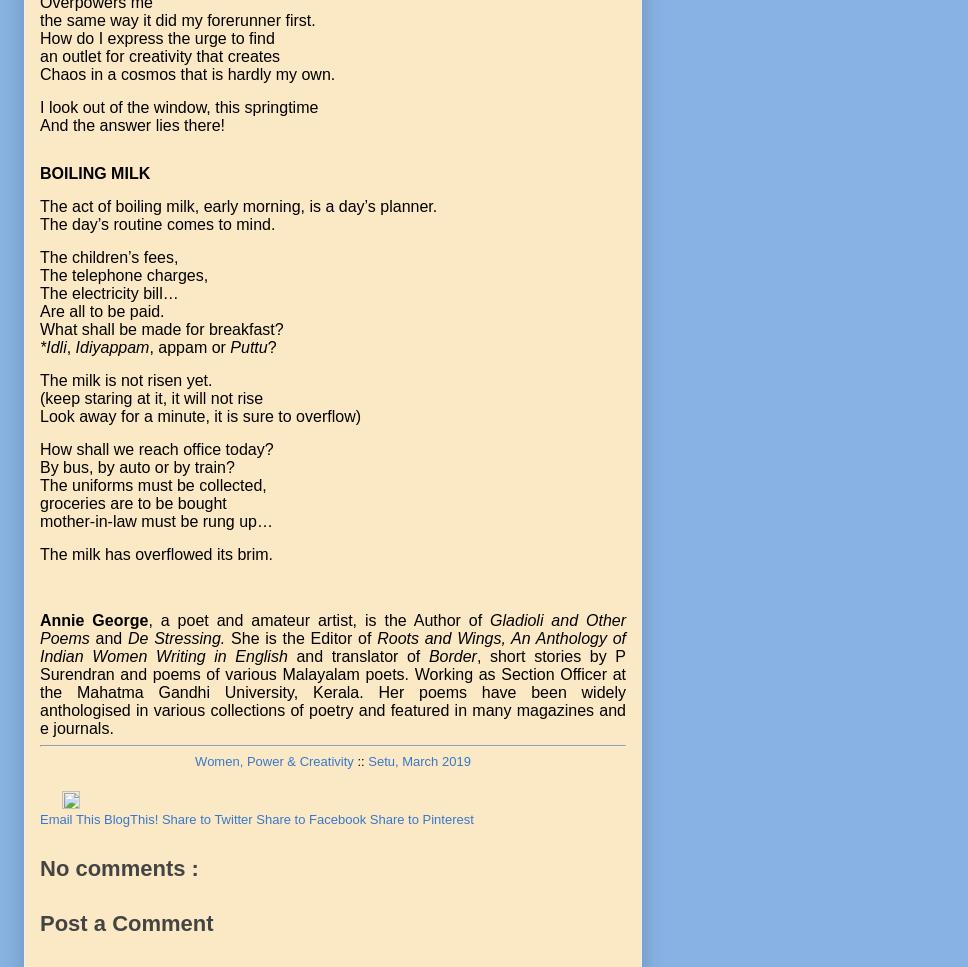  I want to click on 'the same way it did my forerunner first.', so click(177, 20).